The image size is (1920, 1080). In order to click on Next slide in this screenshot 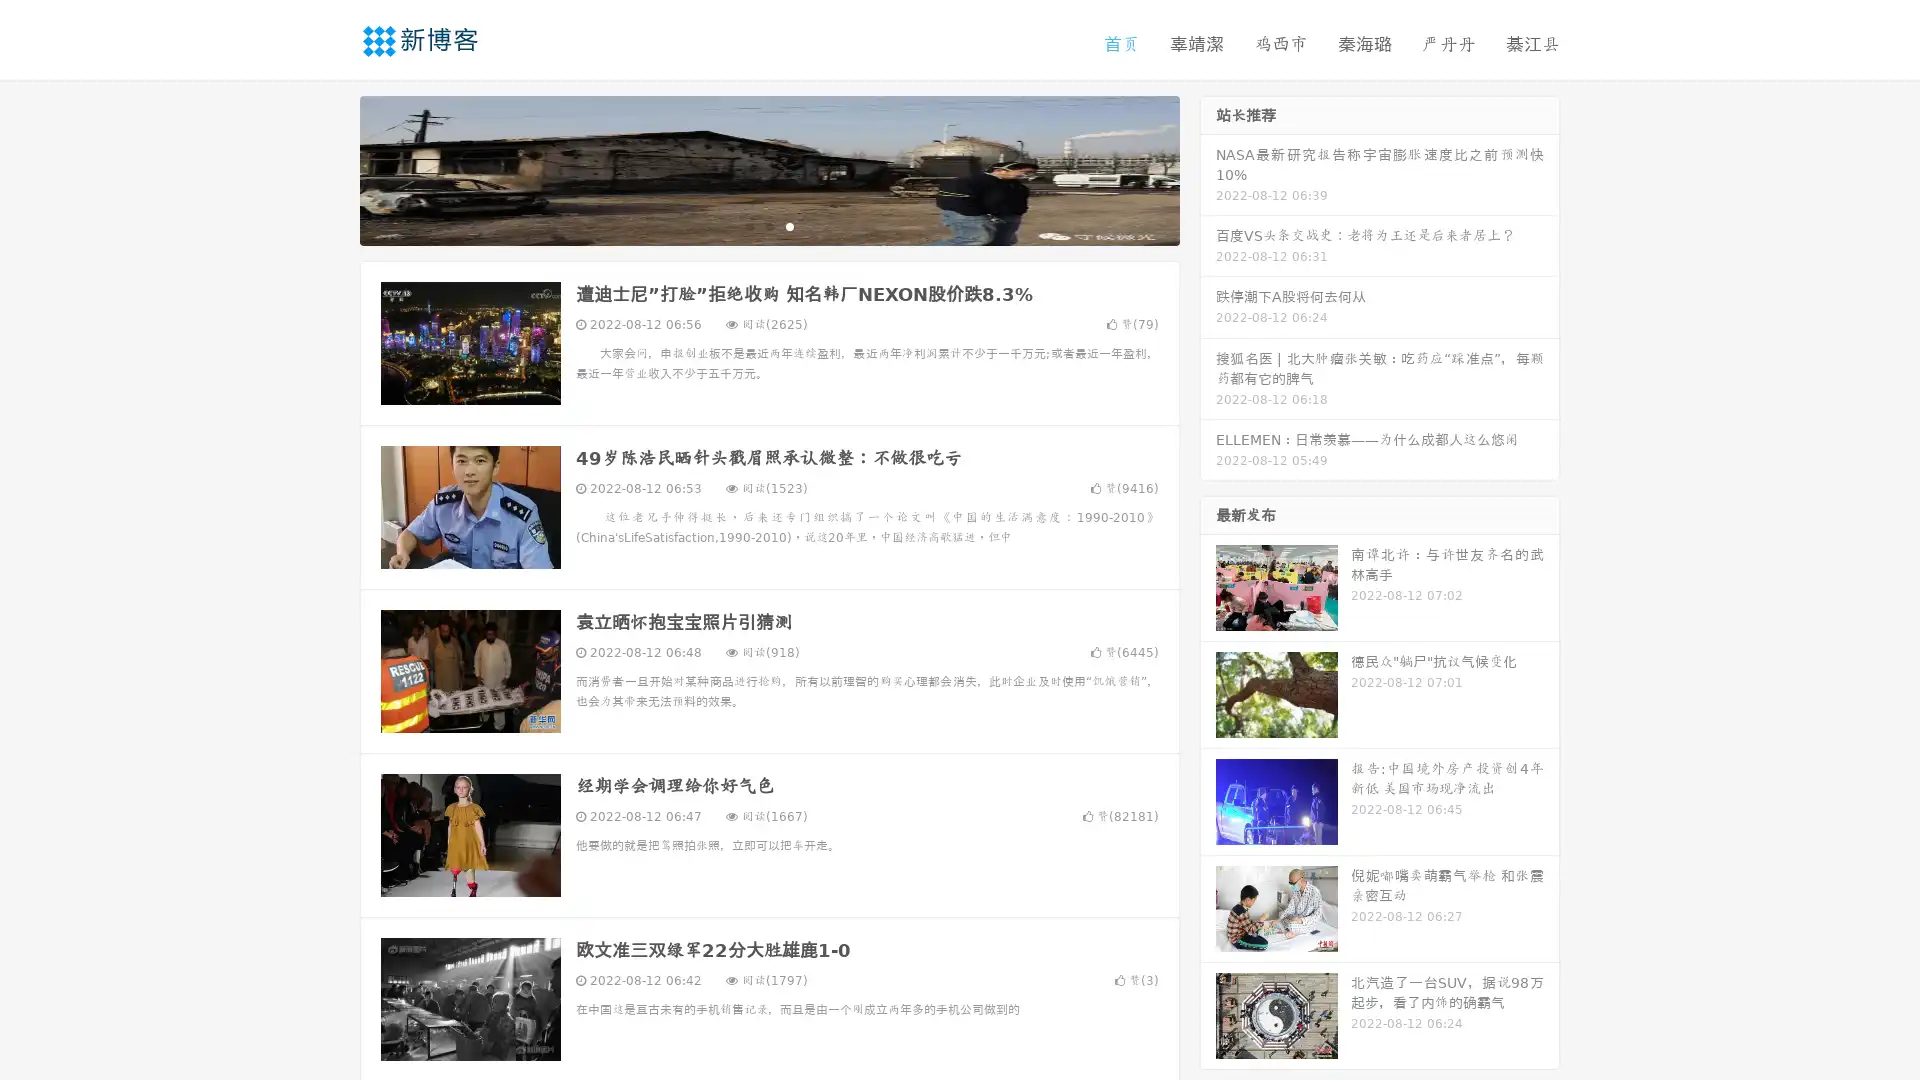, I will do `click(1208, 168)`.